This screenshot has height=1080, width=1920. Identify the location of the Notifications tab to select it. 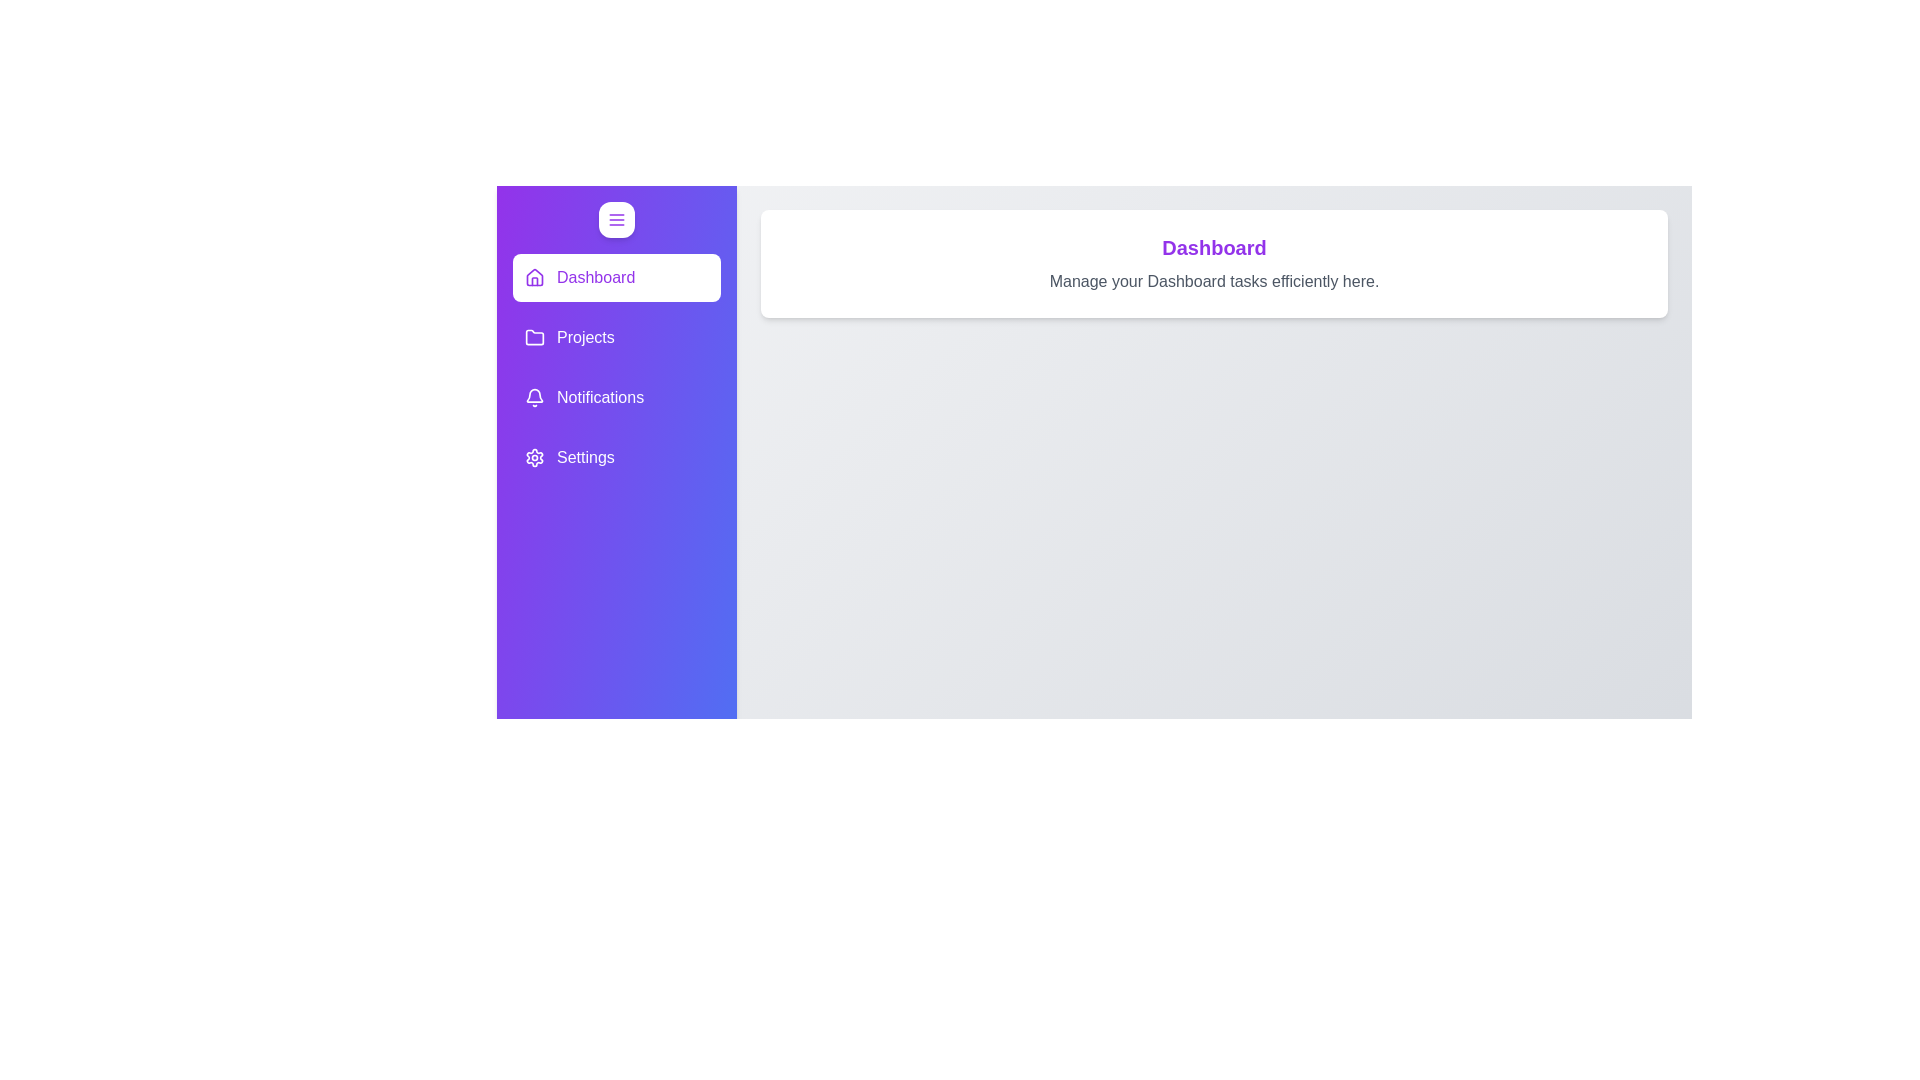
(616, 397).